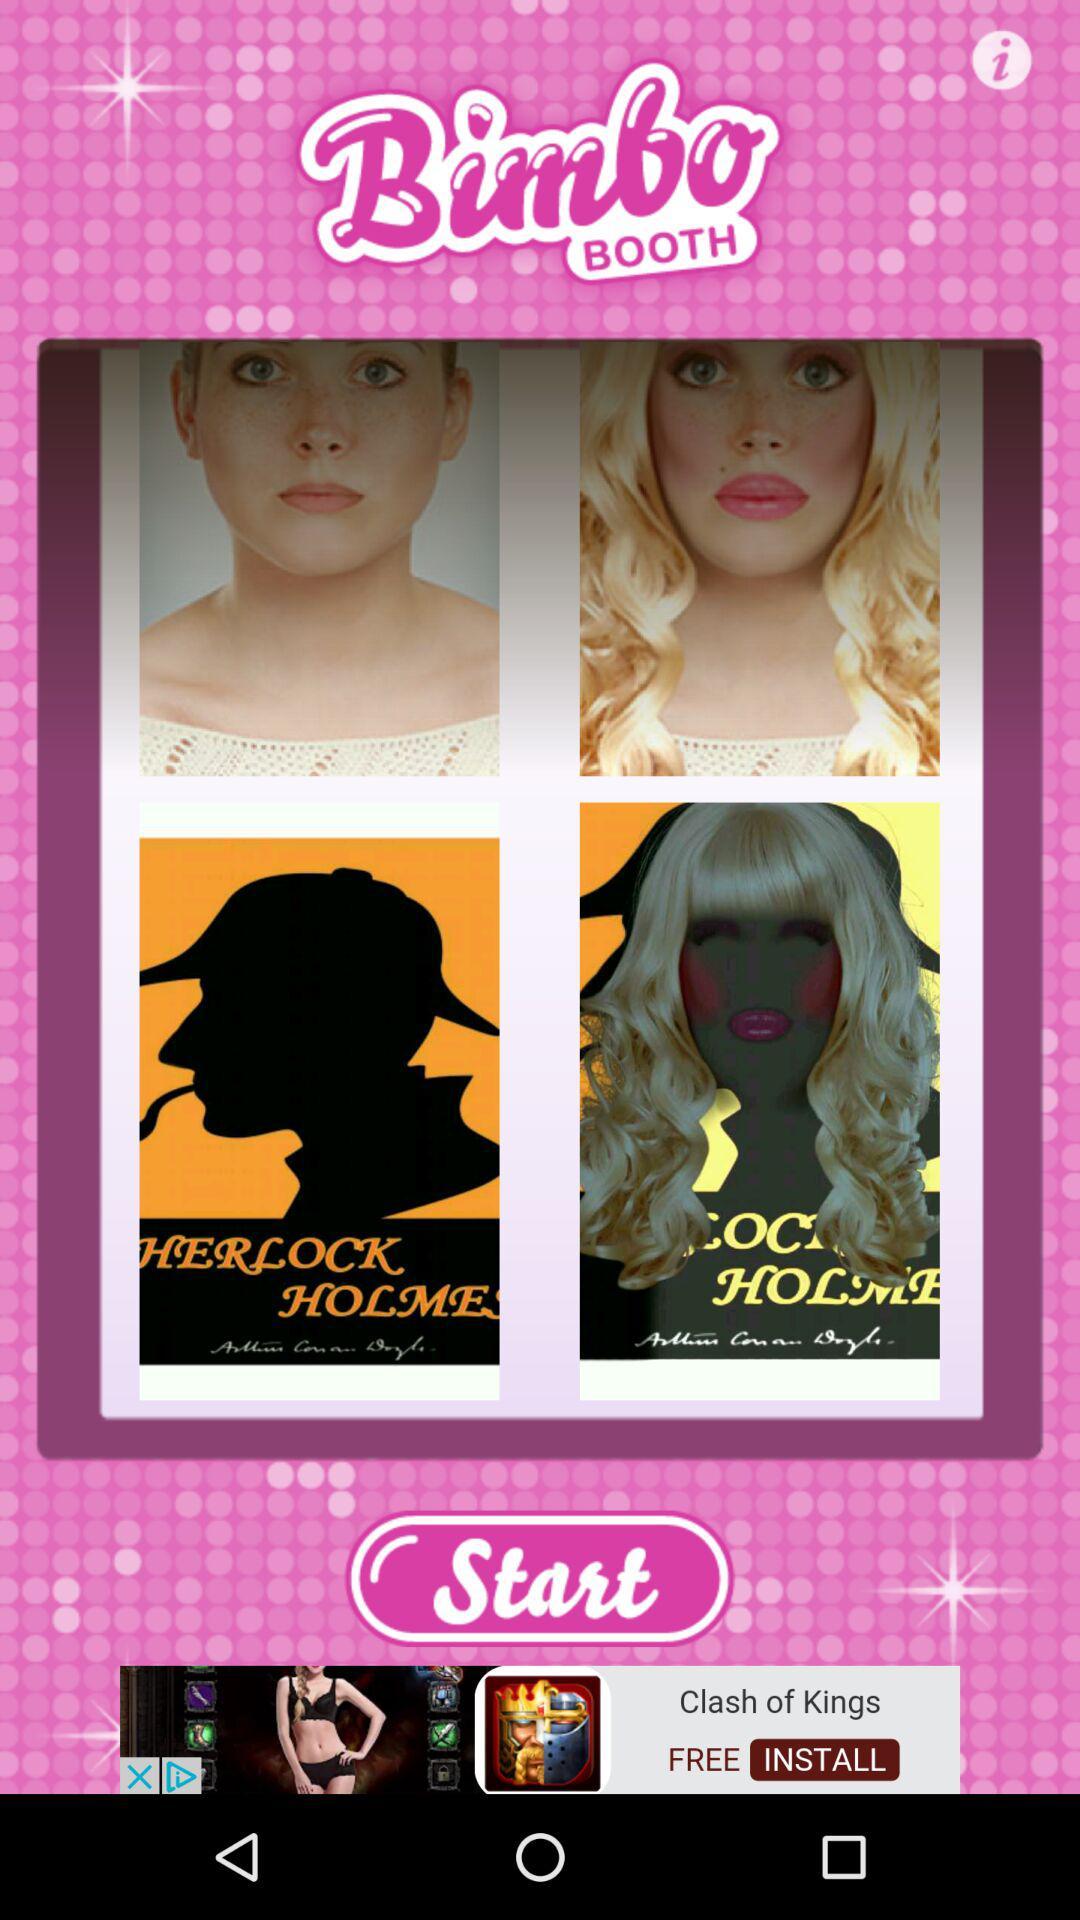 Image resolution: width=1080 pixels, height=1920 pixels. What do you see at coordinates (1002, 59) in the screenshot?
I see `open info page` at bounding box center [1002, 59].